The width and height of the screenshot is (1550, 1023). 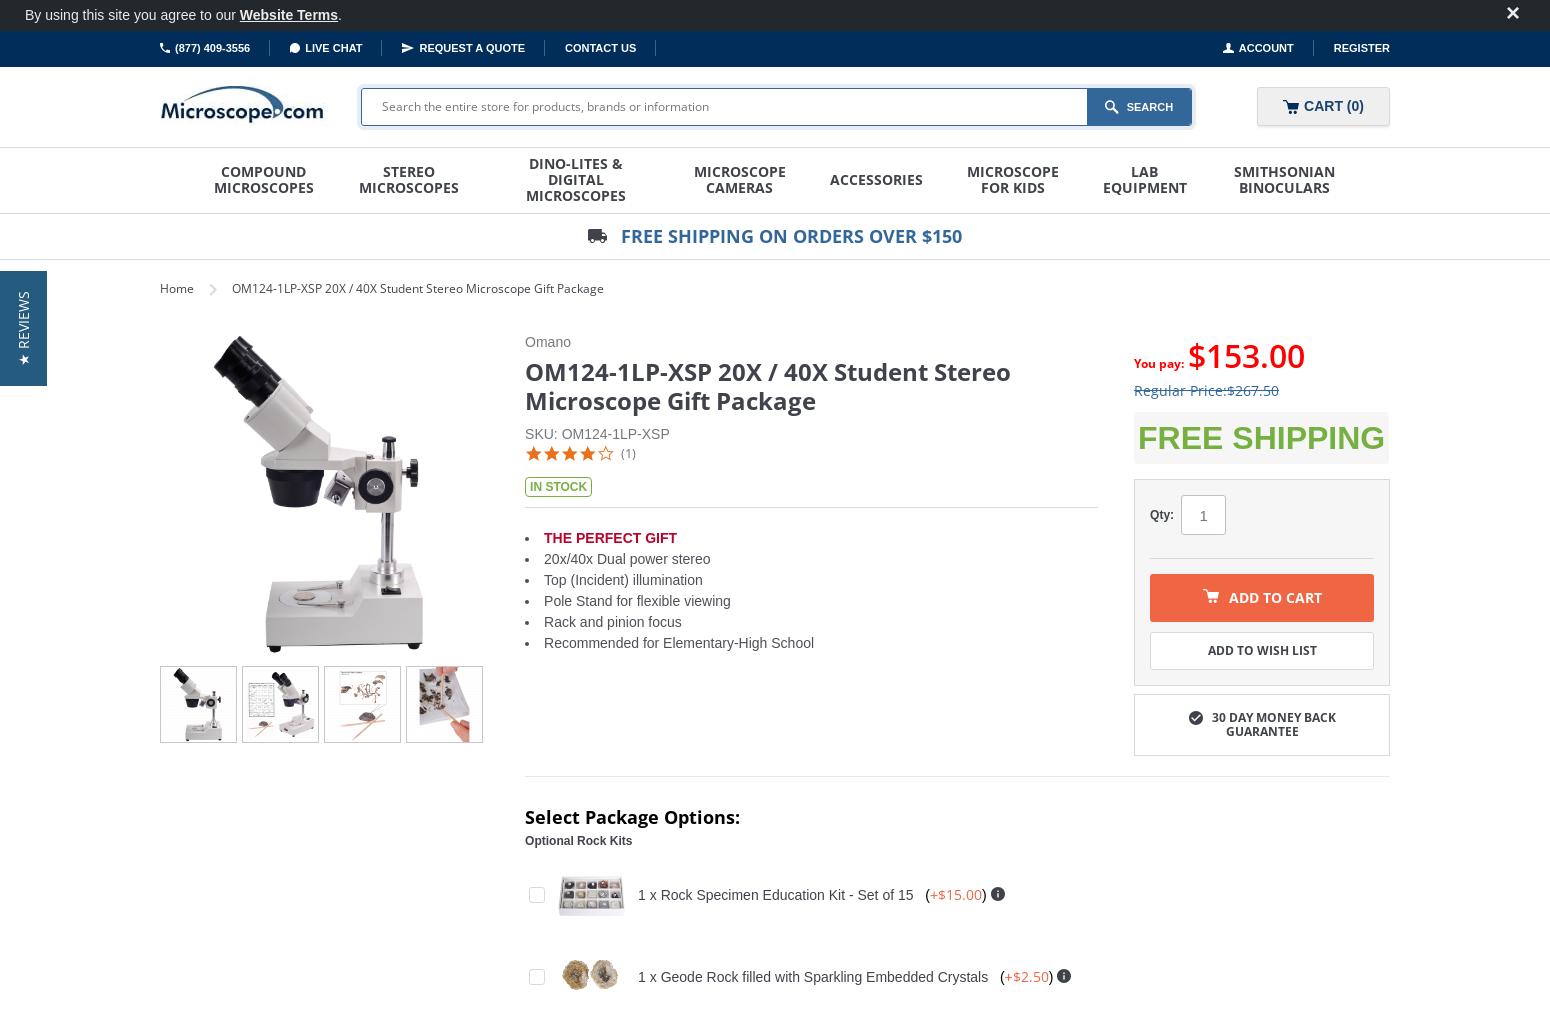 What do you see at coordinates (678, 642) in the screenshot?
I see `'Recommended for Elementary-High School'` at bounding box center [678, 642].